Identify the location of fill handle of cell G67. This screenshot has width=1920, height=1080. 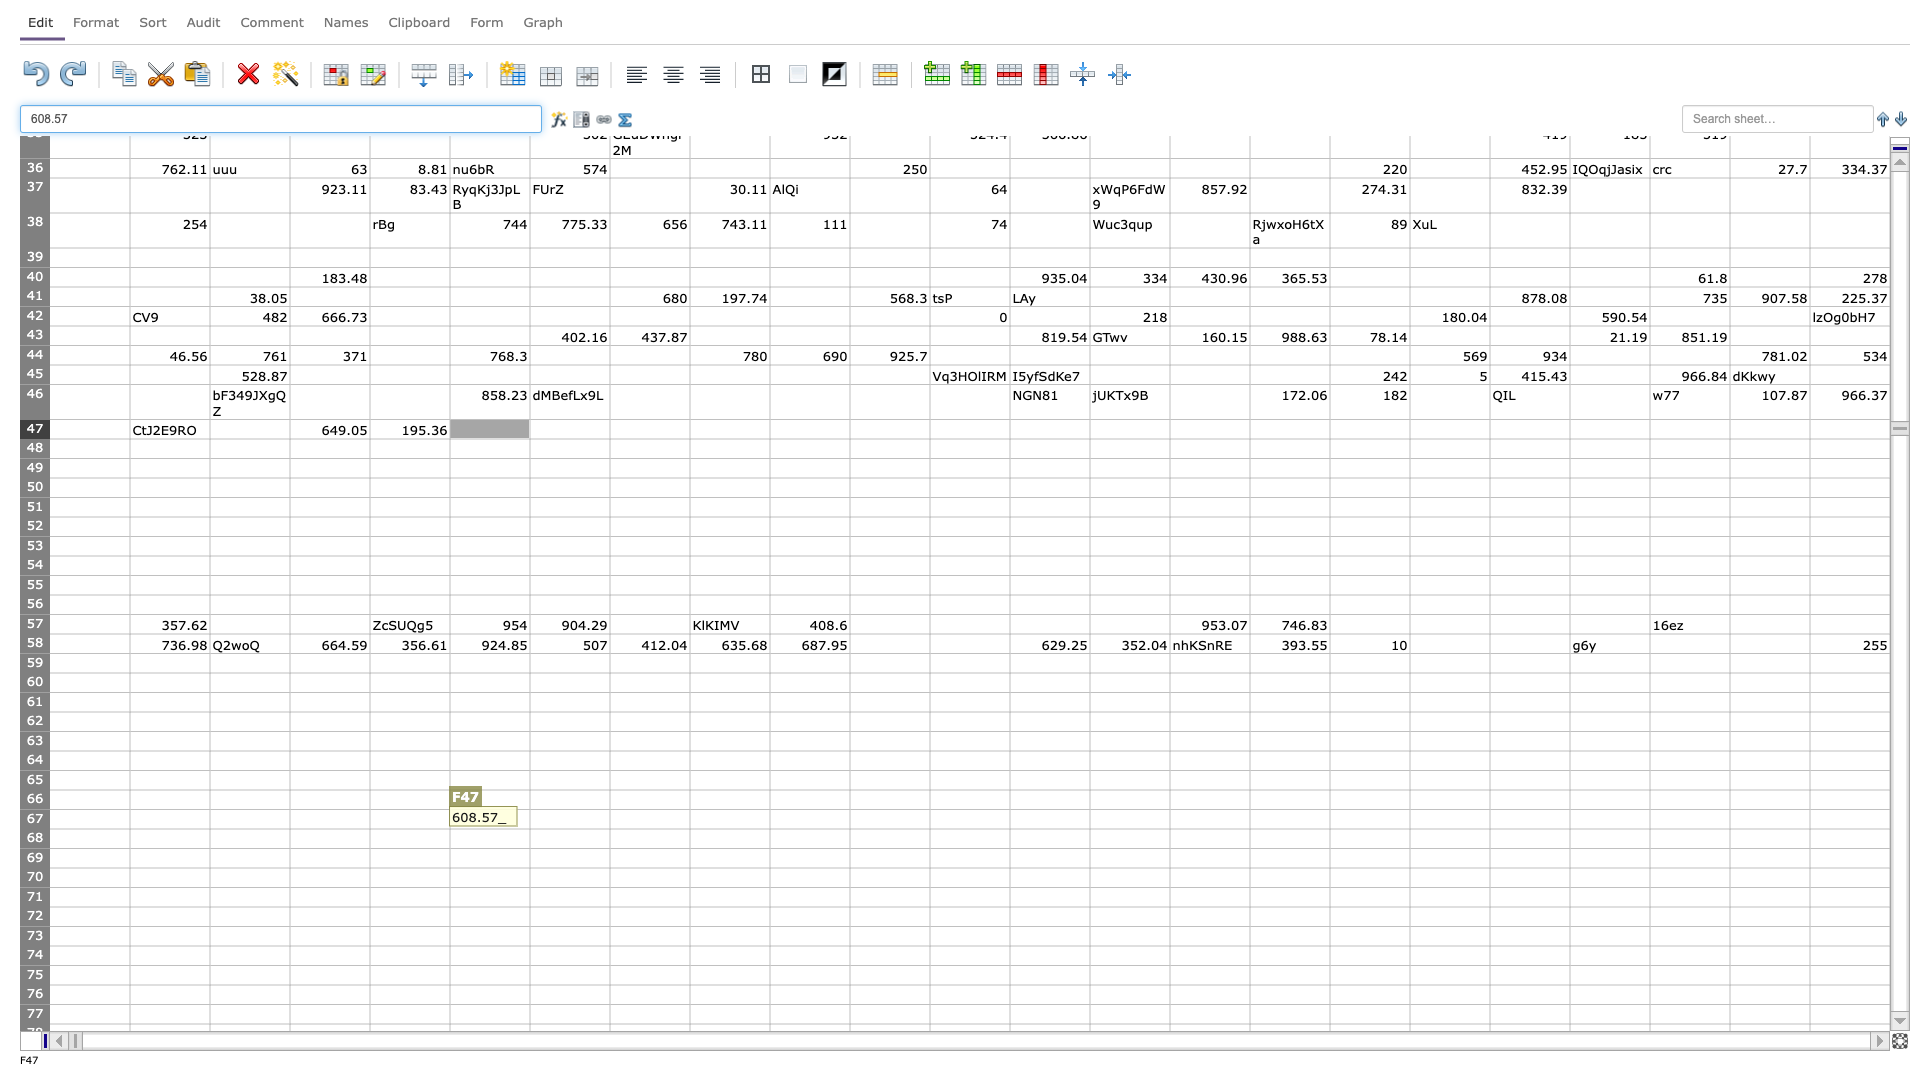
(608, 829).